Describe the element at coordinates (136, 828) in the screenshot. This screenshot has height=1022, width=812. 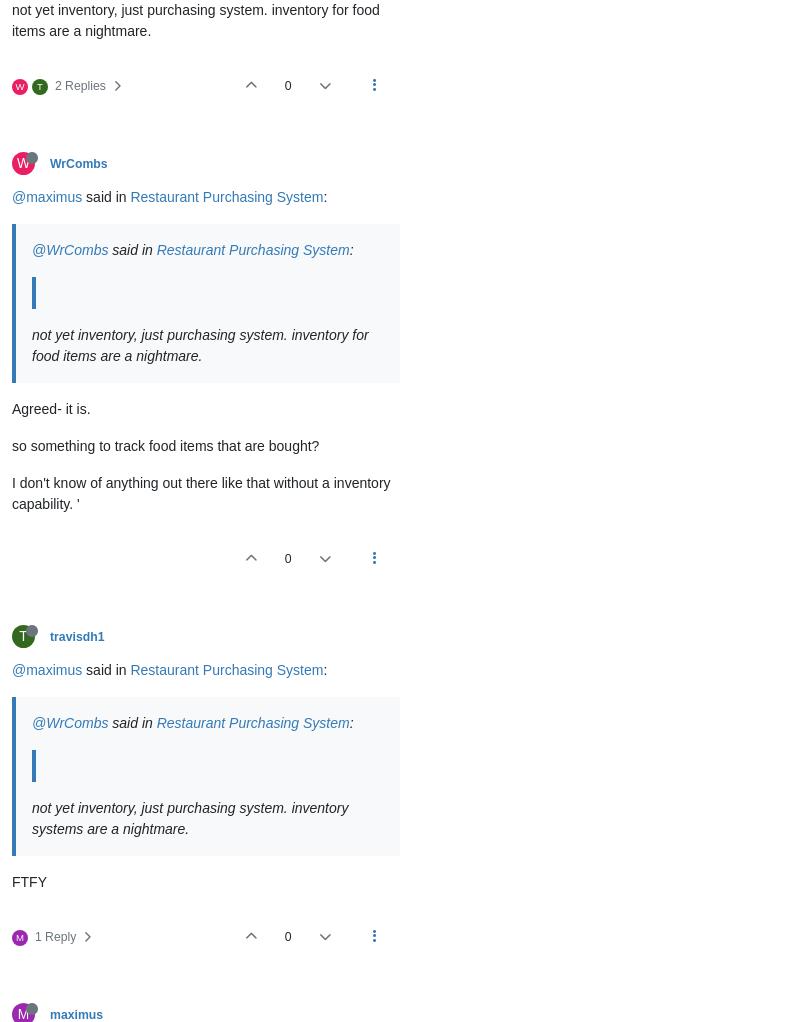
I see `'are a nightmare.'` at that location.